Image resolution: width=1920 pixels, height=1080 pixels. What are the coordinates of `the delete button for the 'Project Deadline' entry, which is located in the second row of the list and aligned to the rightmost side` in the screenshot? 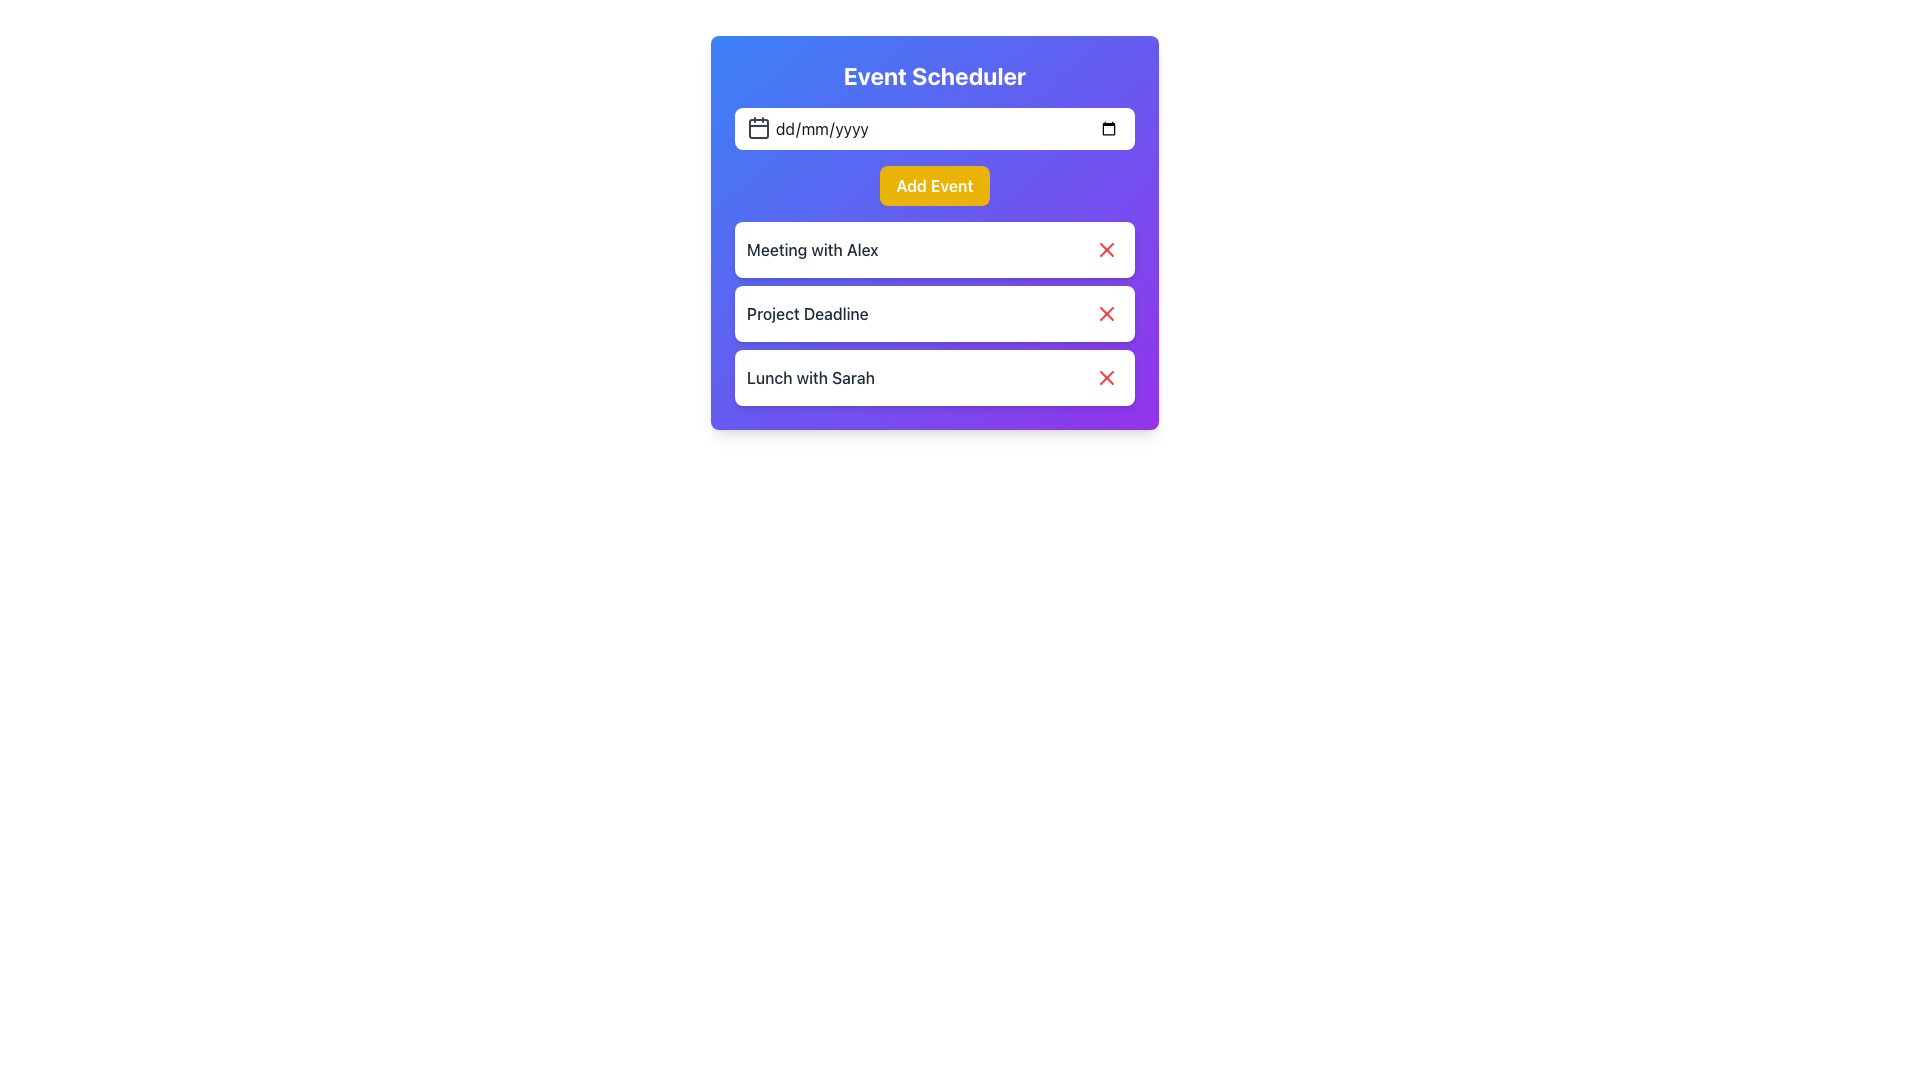 It's located at (1106, 313).